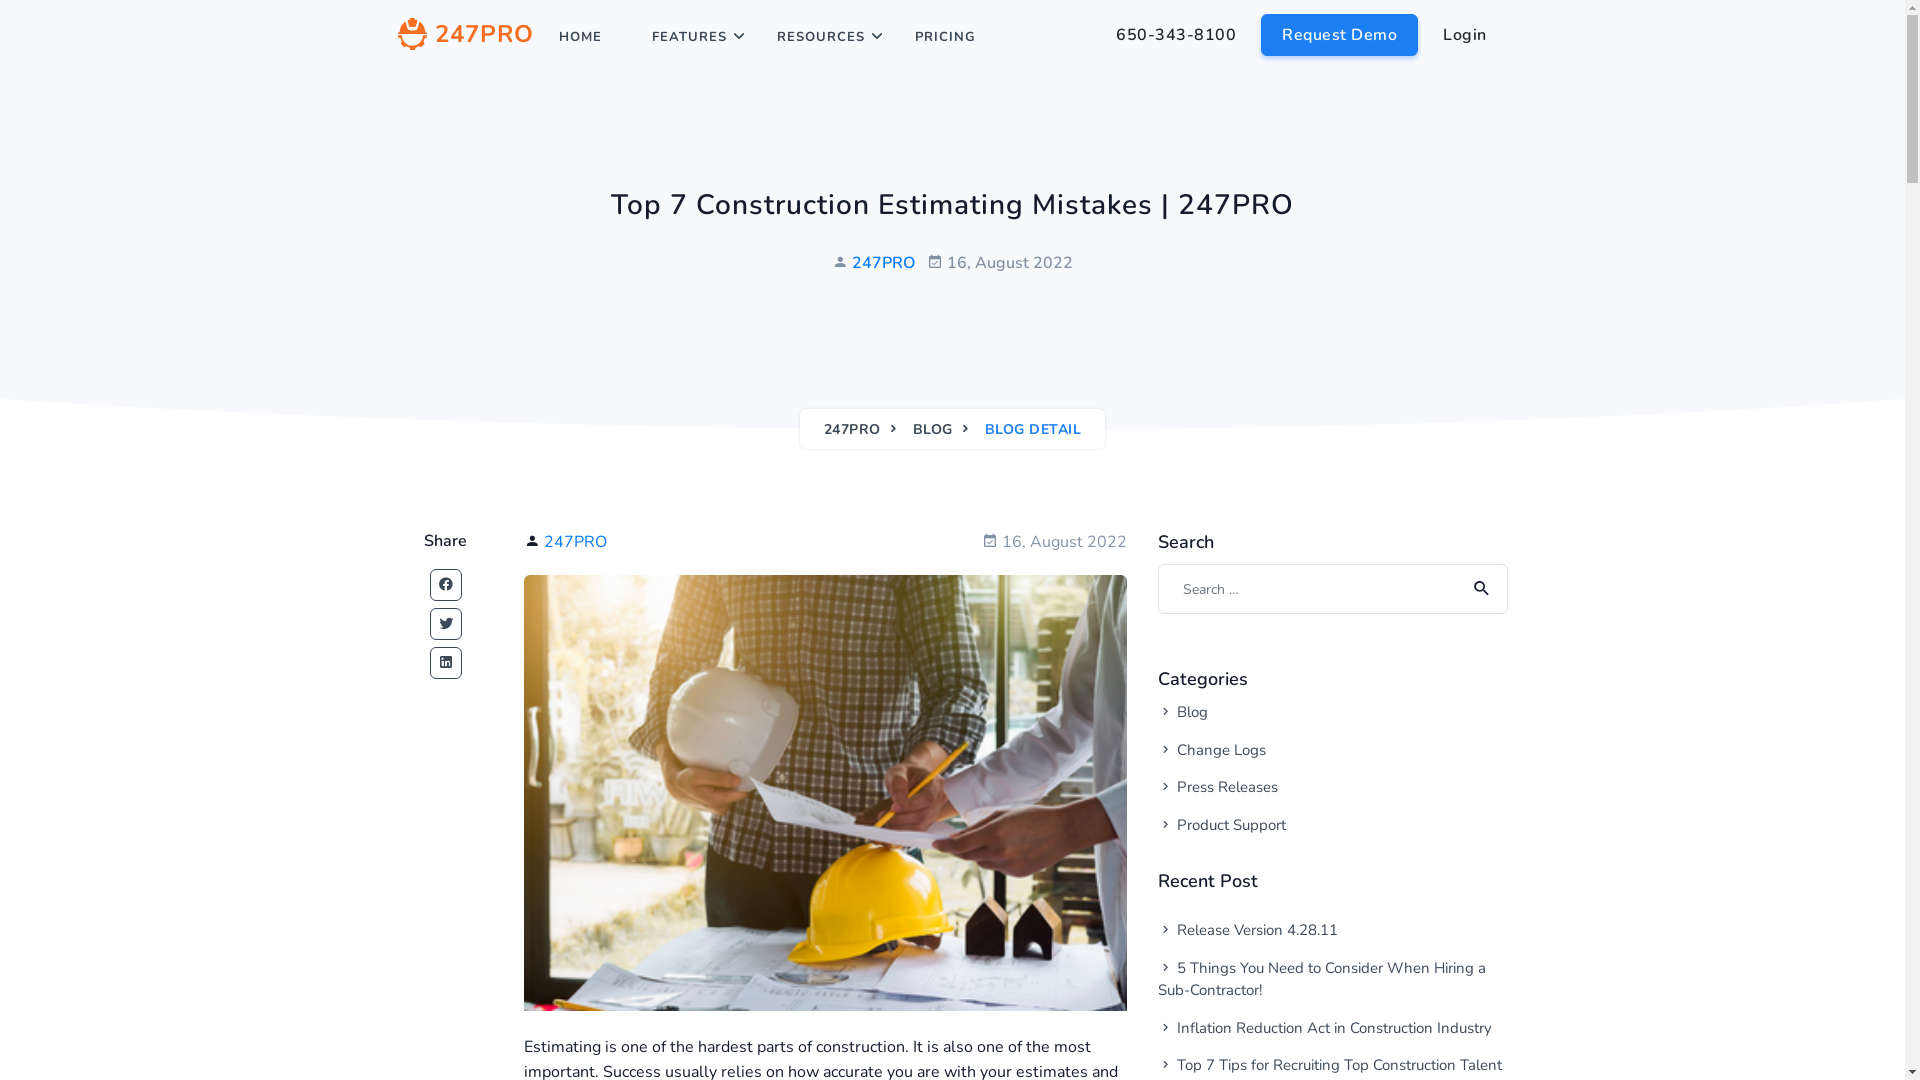 Image resolution: width=1920 pixels, height=1080 pixels. What do you see at coordinates (825, 792) in the screenshot?
I see `'Top 7 Construction Estimating Mistakes | 247PRO'` at bounding box center [825, 792].